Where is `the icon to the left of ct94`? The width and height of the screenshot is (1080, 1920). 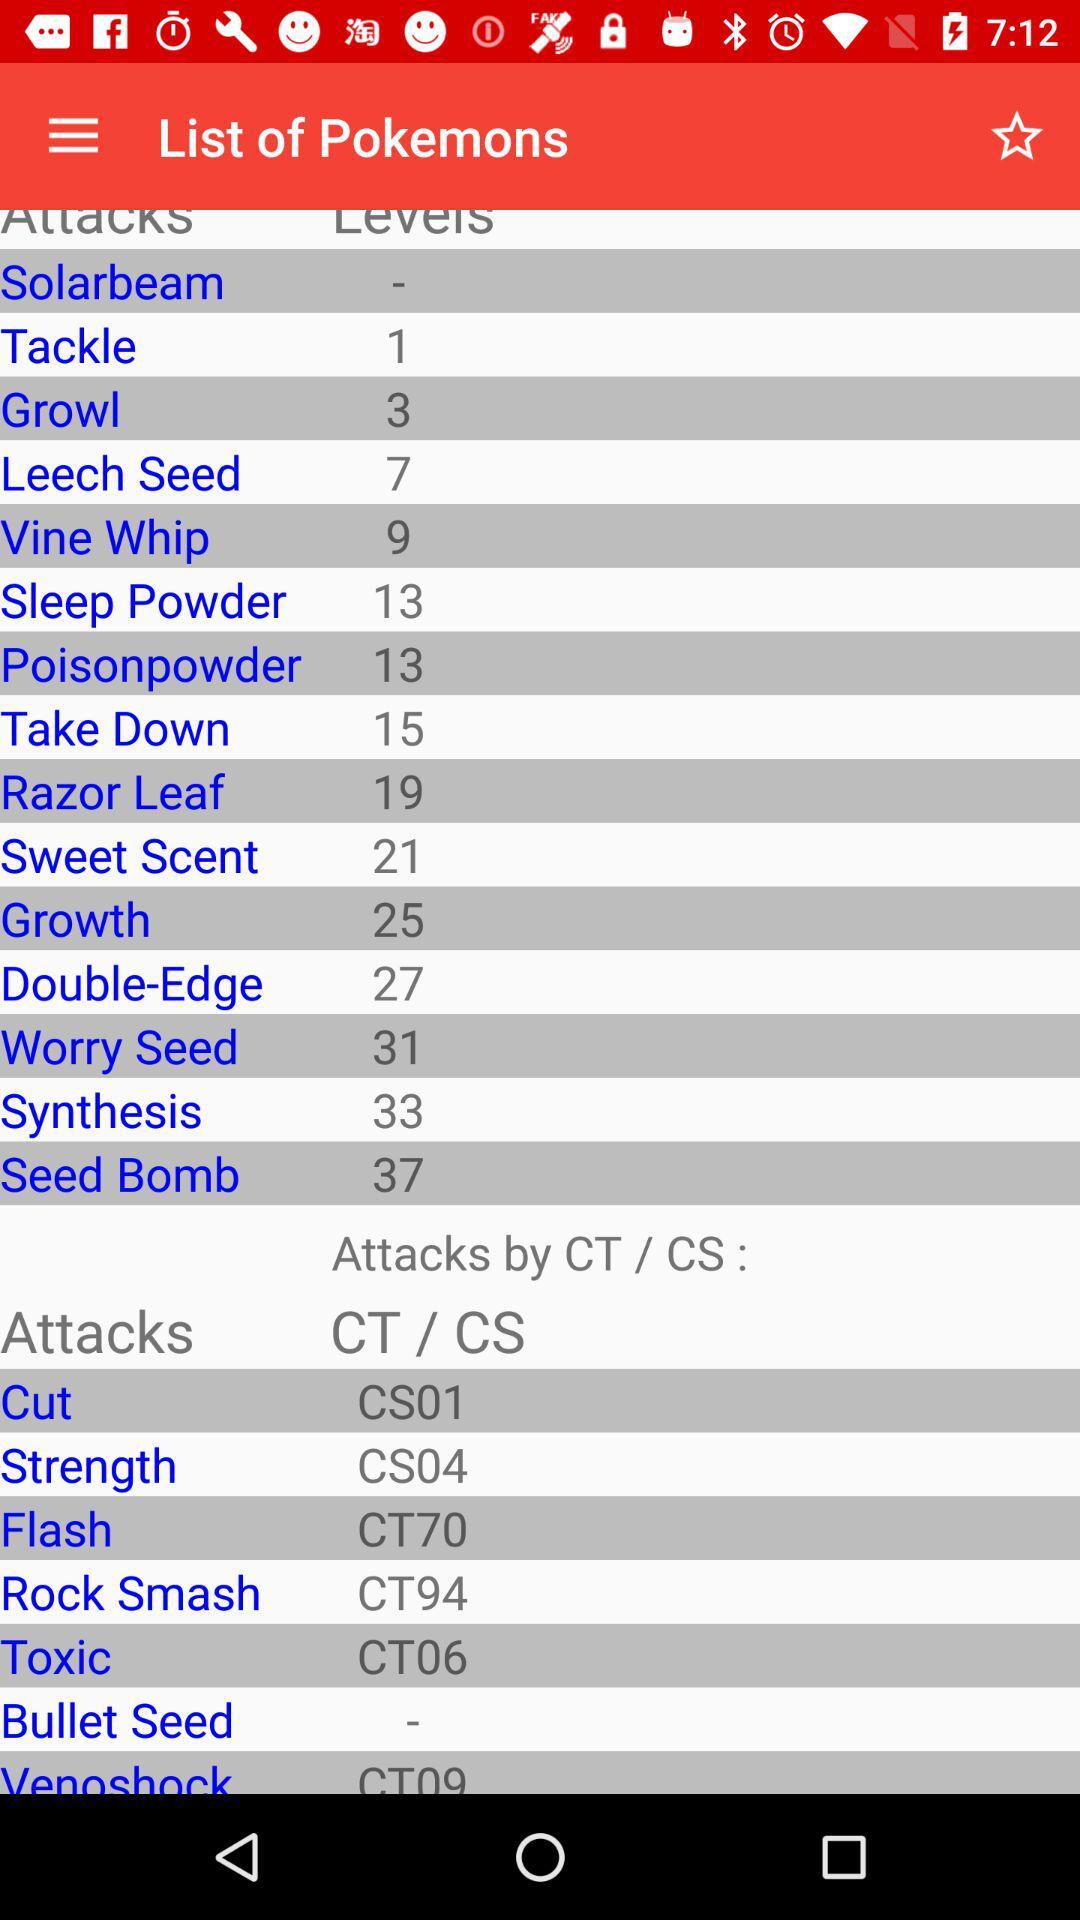 the icon to the left of ct94 is located at coordinates (149, 1655).